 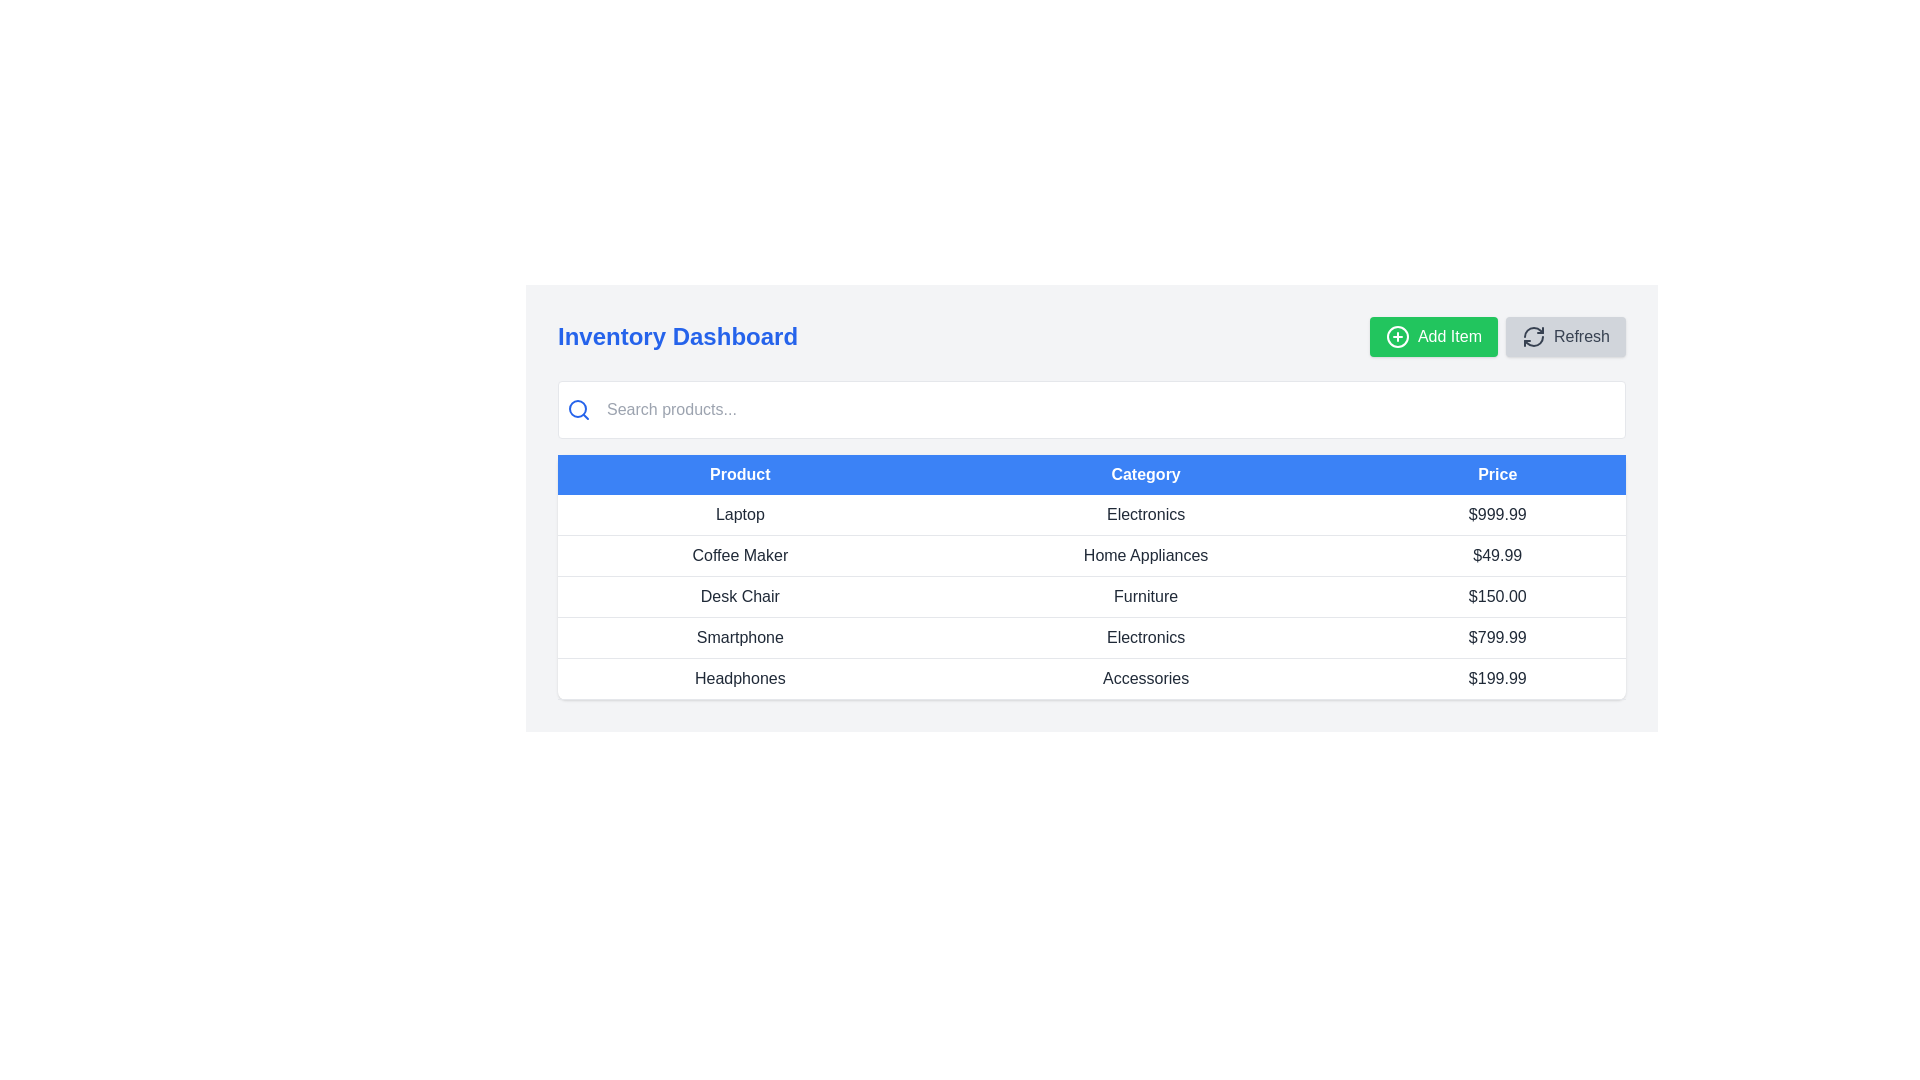 I want to click on the last row in the table that contains 'Headphones' in the 'Product' column, 'Accessories' in the 'Category' column, and '$199.99' in the 'Price' column, so click(x=1090, y=677).